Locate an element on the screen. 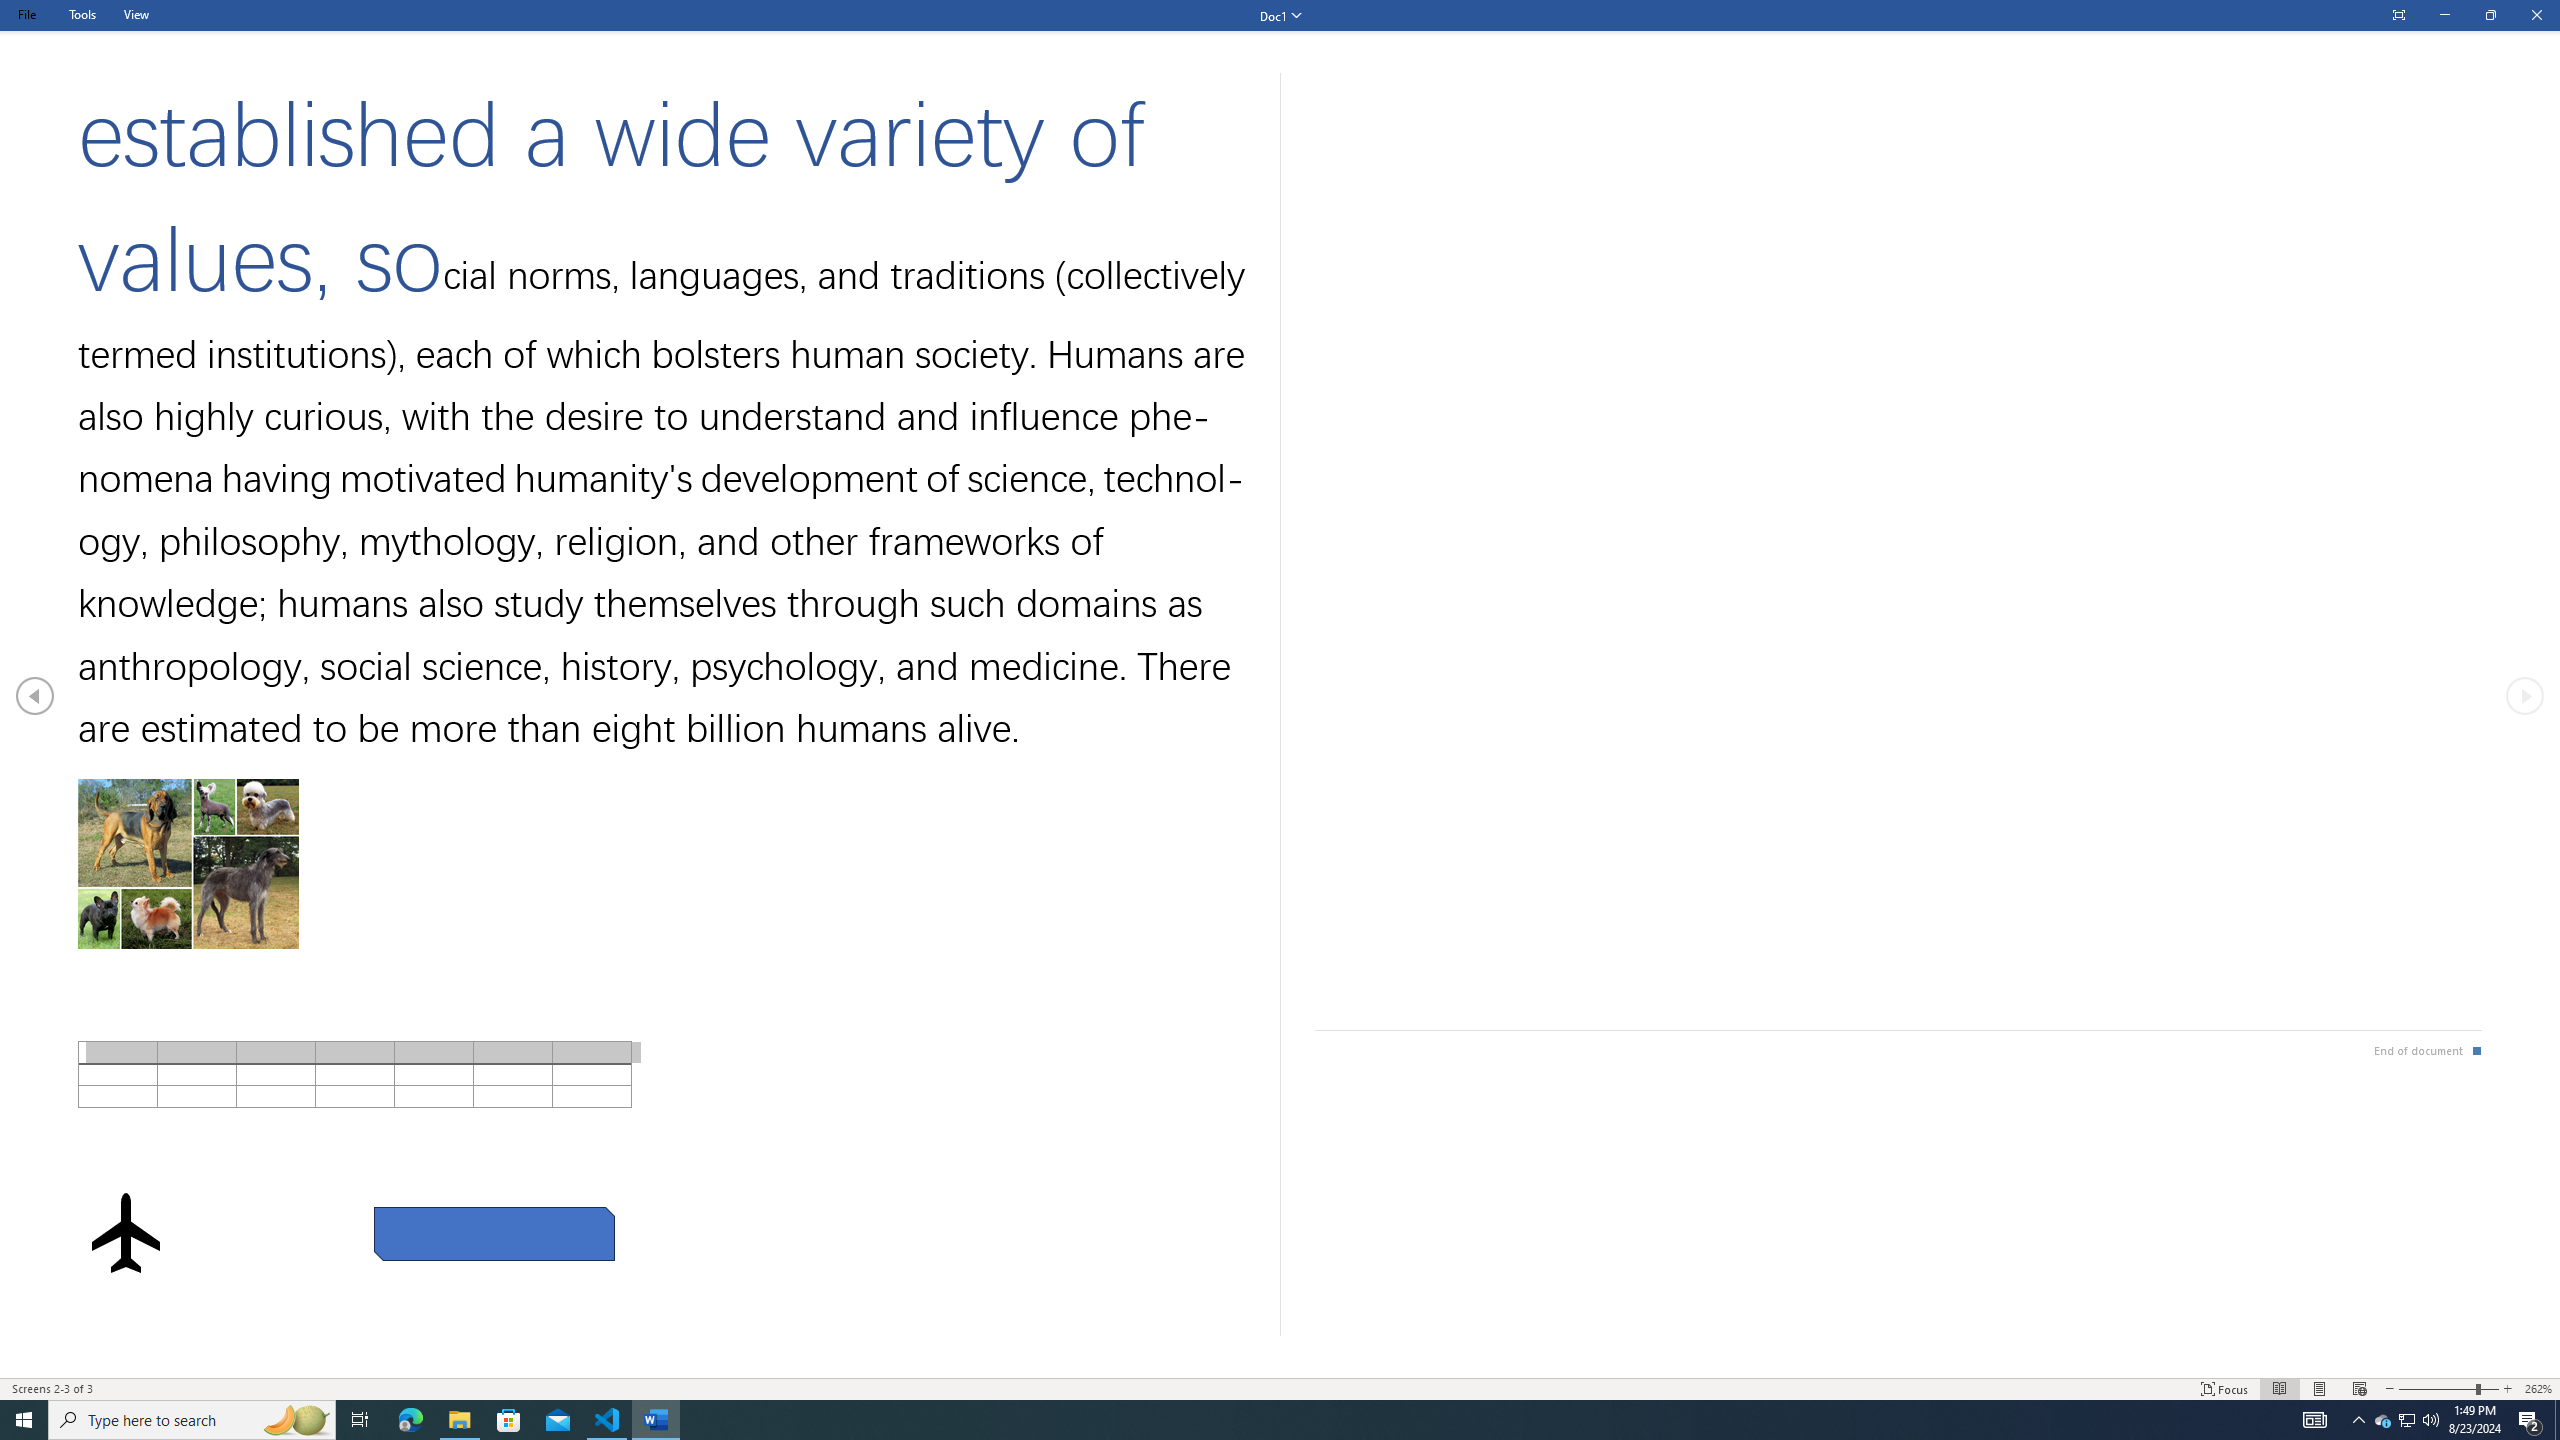 The image size is (2560, 1440). 'Decrease Text Size' is located at coordinates (2388, 1389).